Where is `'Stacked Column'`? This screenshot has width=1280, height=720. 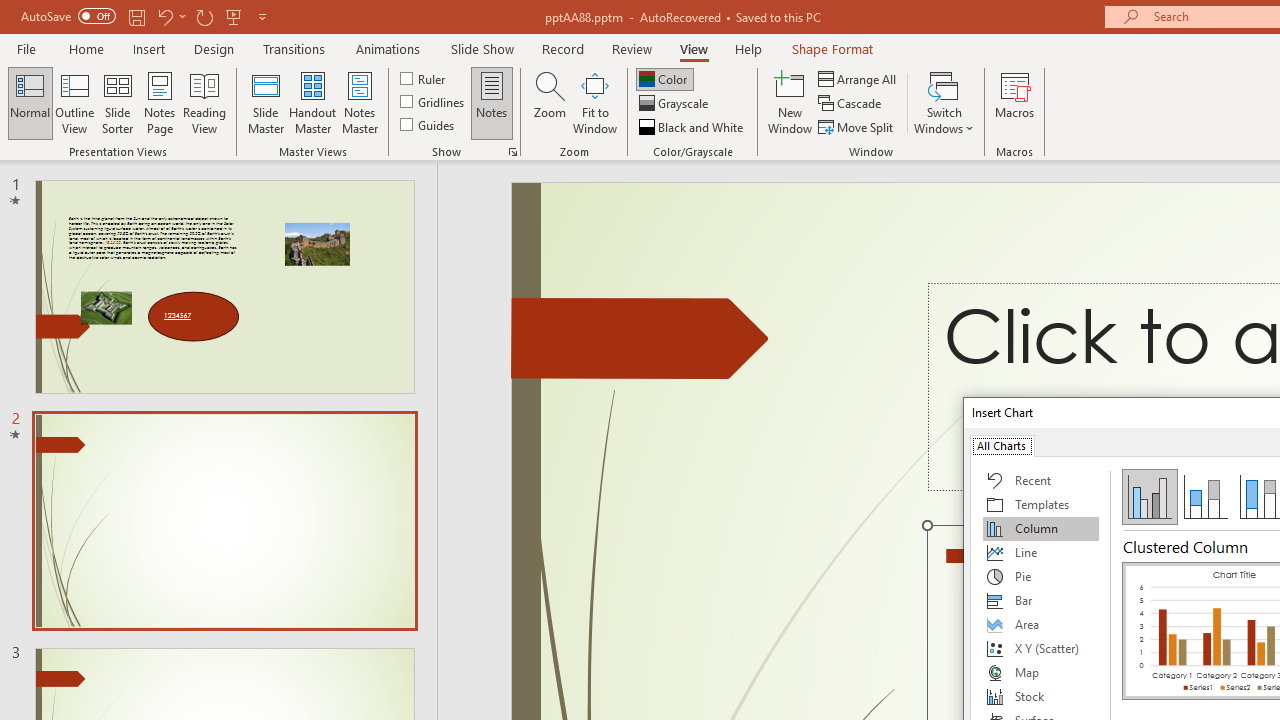
'Stacked Column' is located at coordinates (1204, 495).